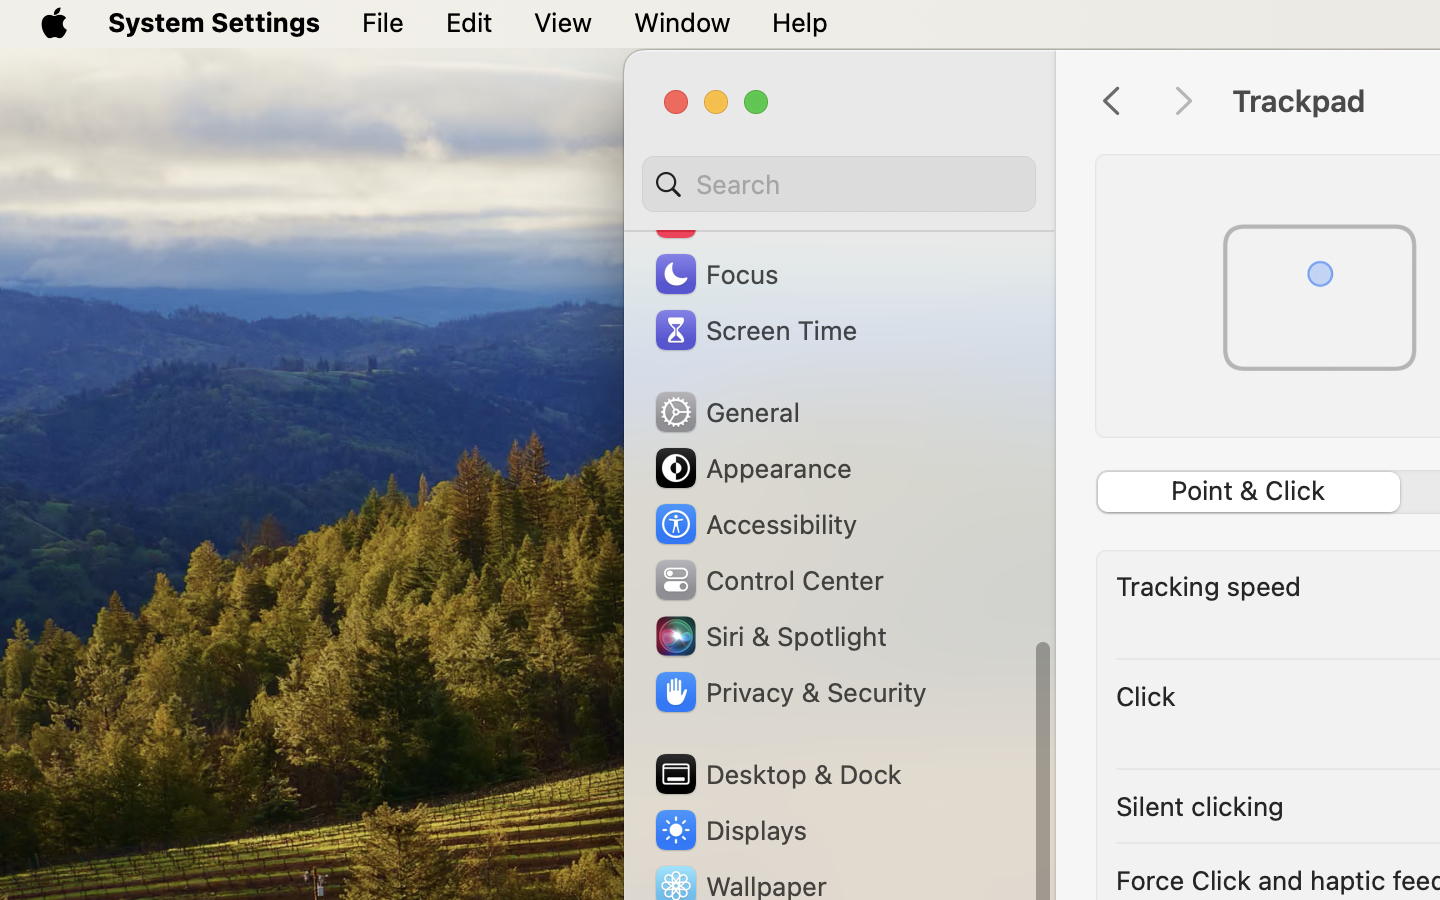  I want to click on 'General', so click(725, 412).